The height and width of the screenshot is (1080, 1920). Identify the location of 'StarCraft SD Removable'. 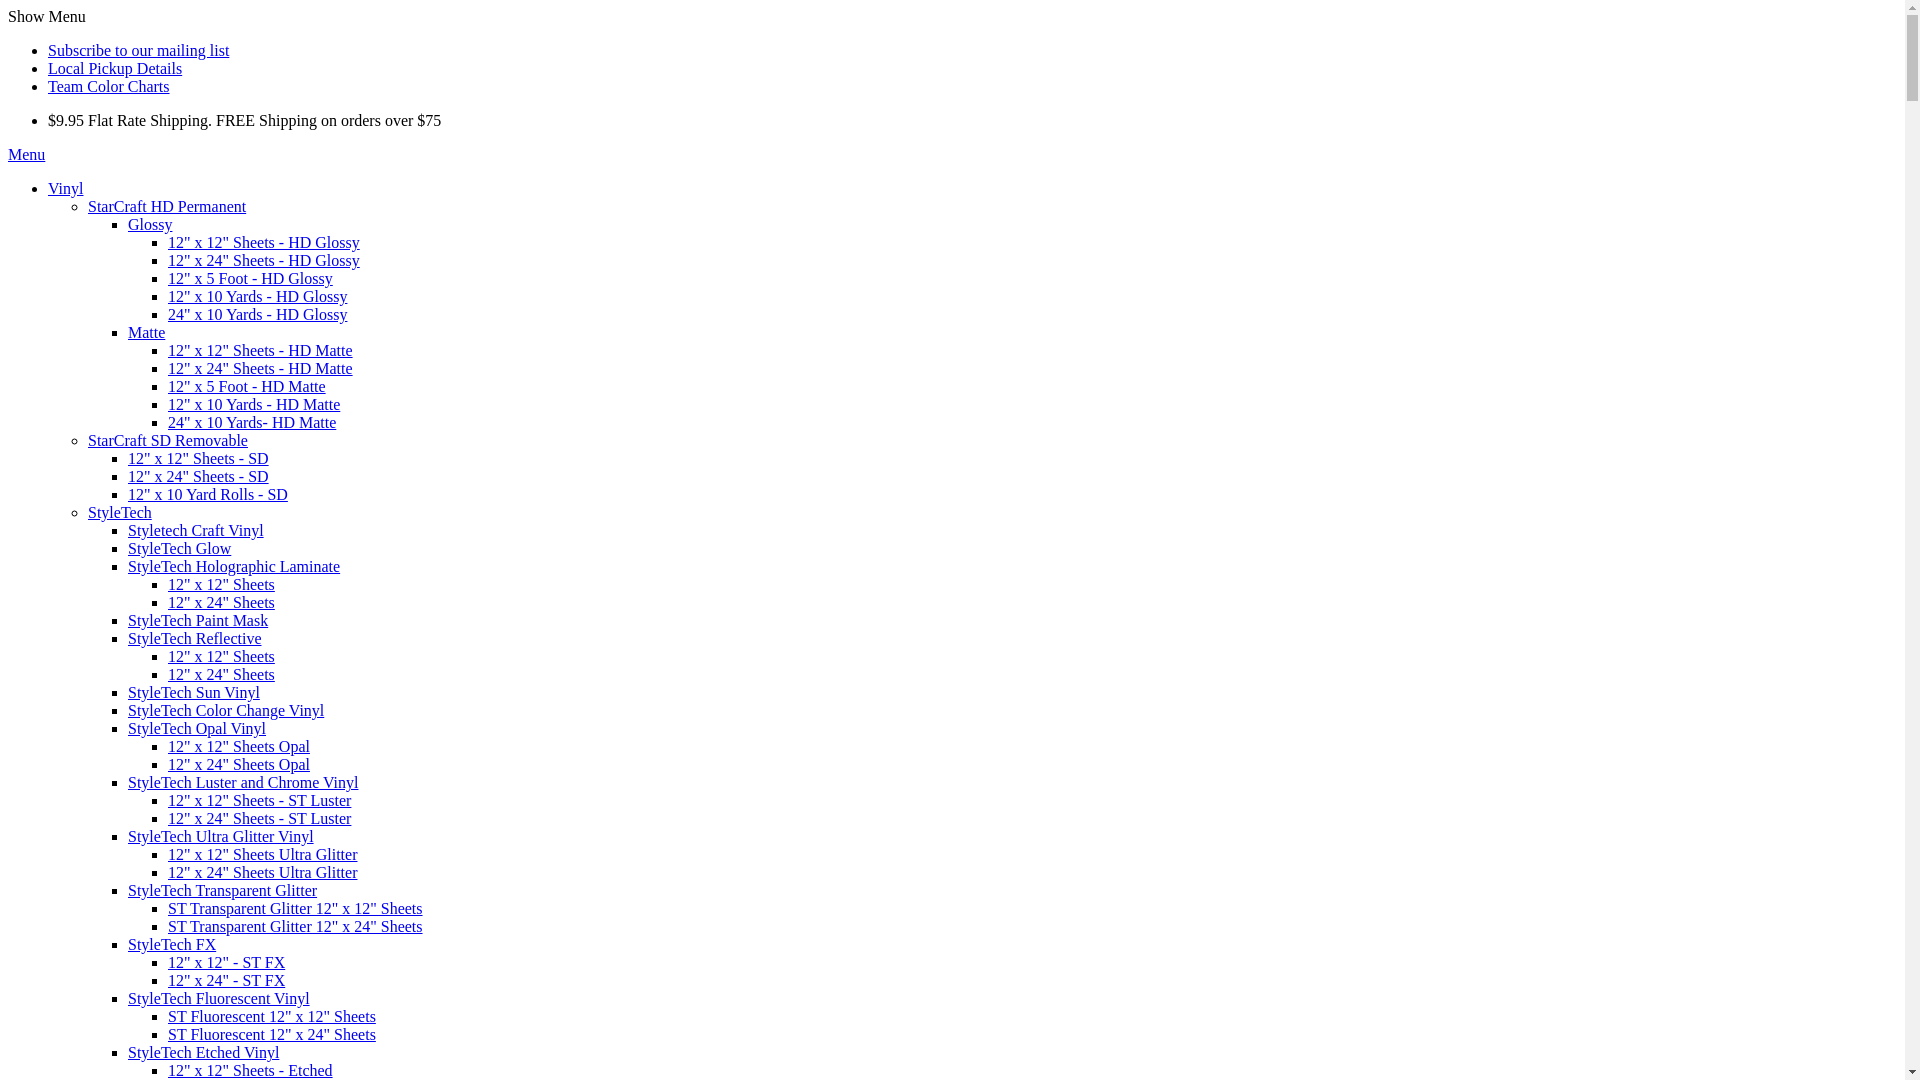
(86, 439).